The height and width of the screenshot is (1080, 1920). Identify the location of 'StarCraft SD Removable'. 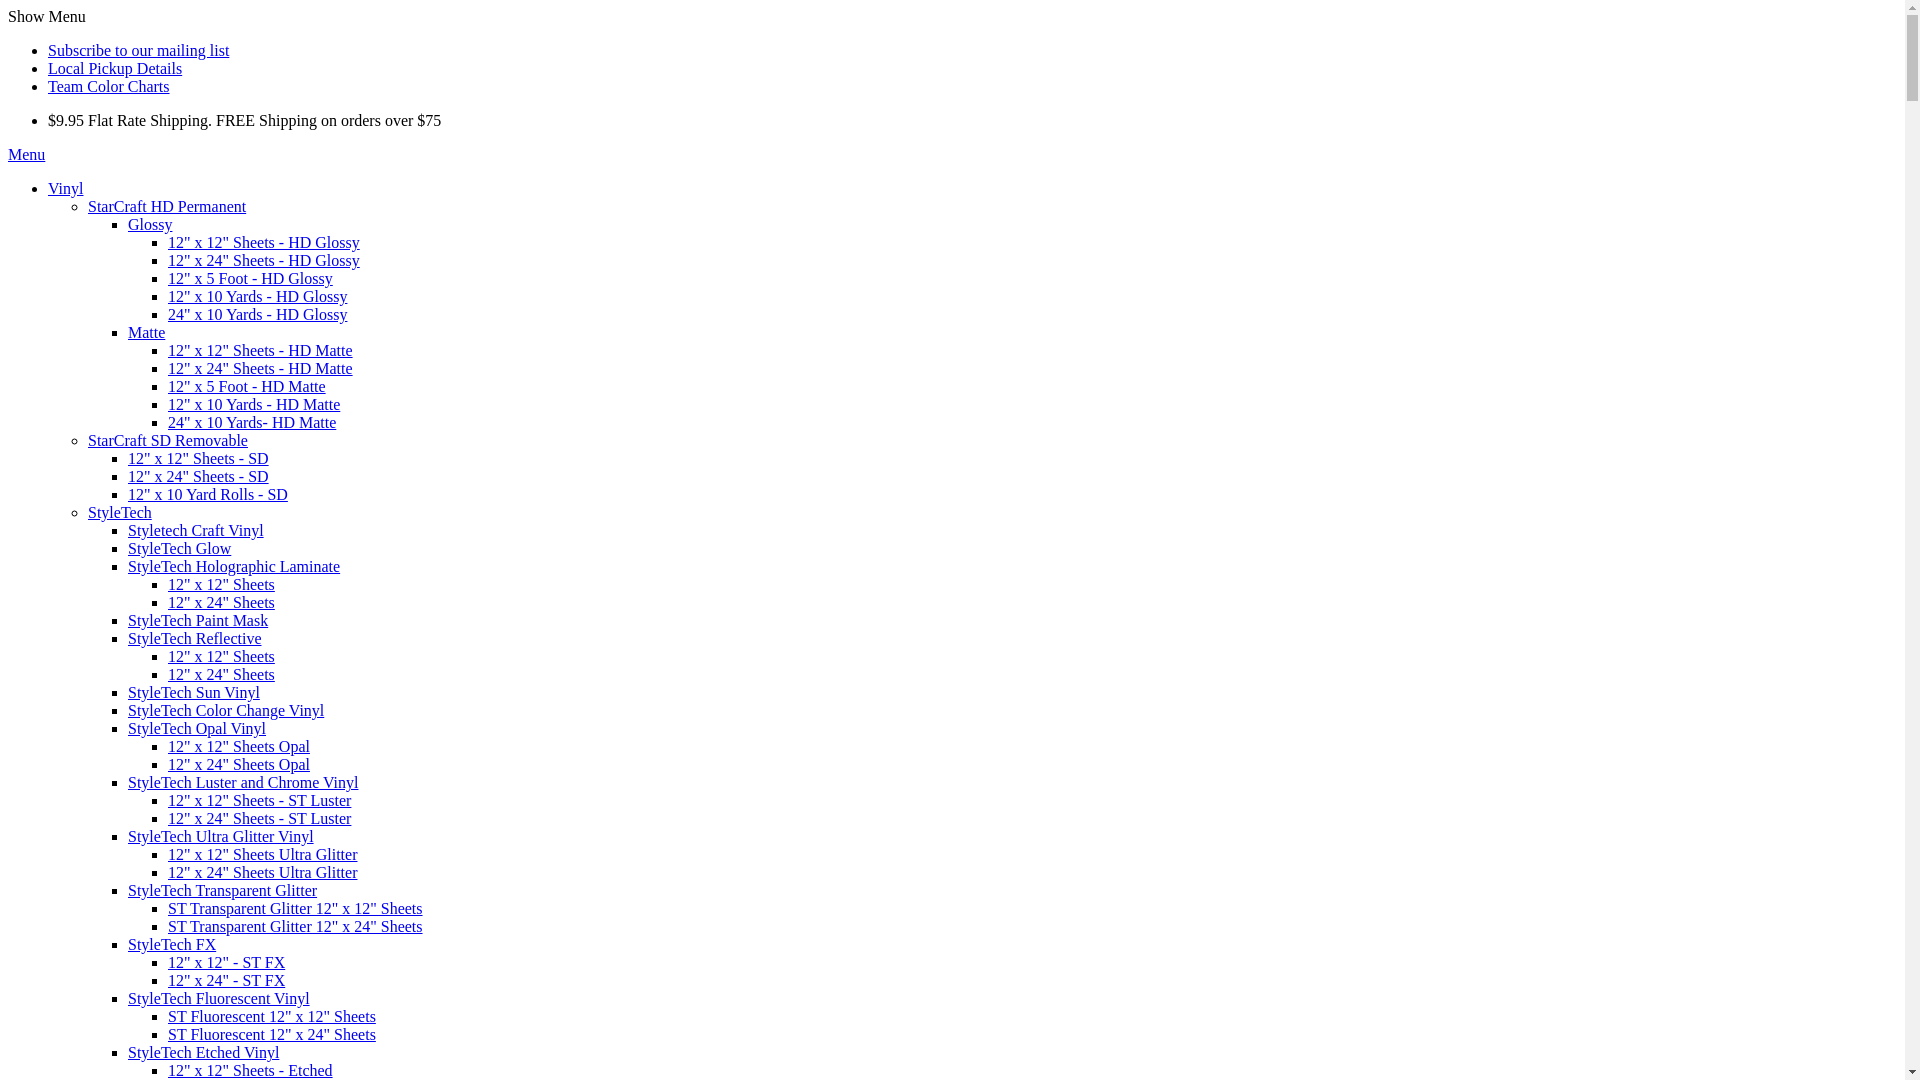
(86, 439).